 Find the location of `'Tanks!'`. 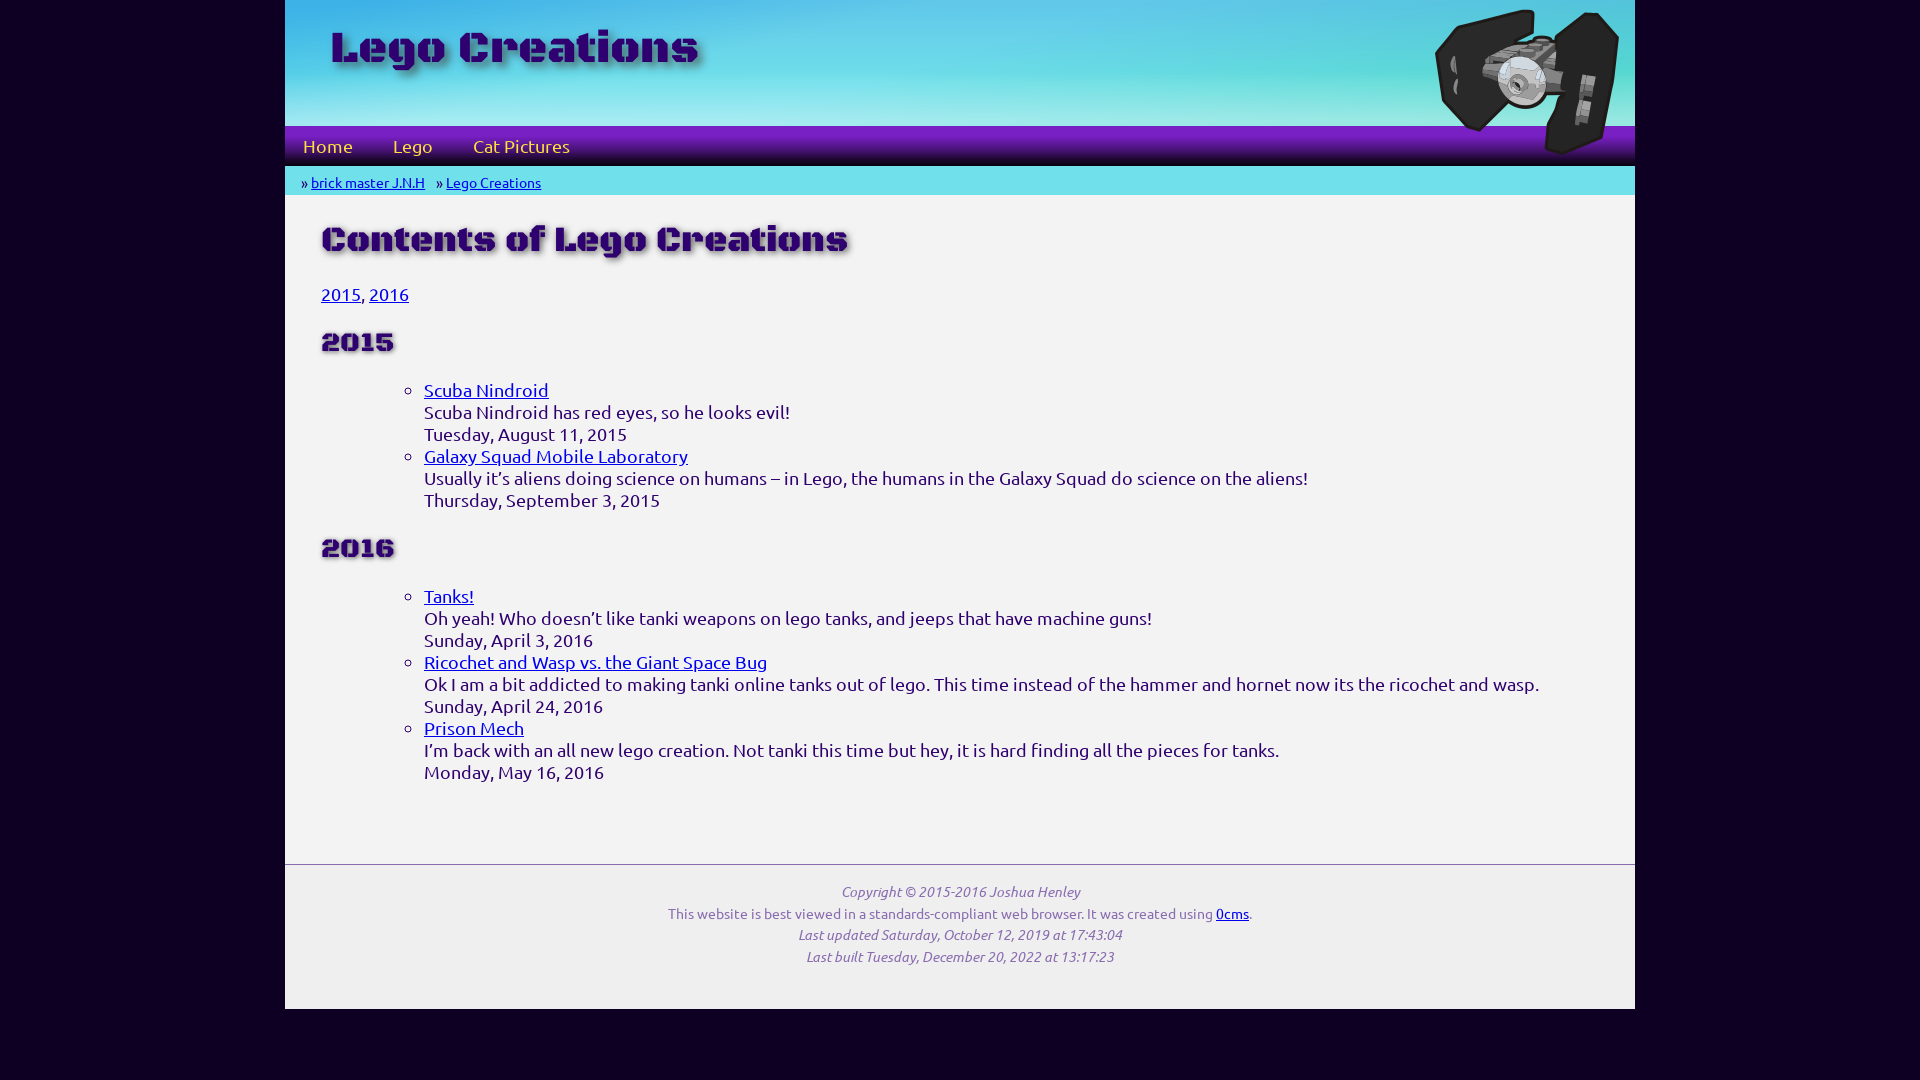

'Tanks!' is located at coordinates (422, 594).